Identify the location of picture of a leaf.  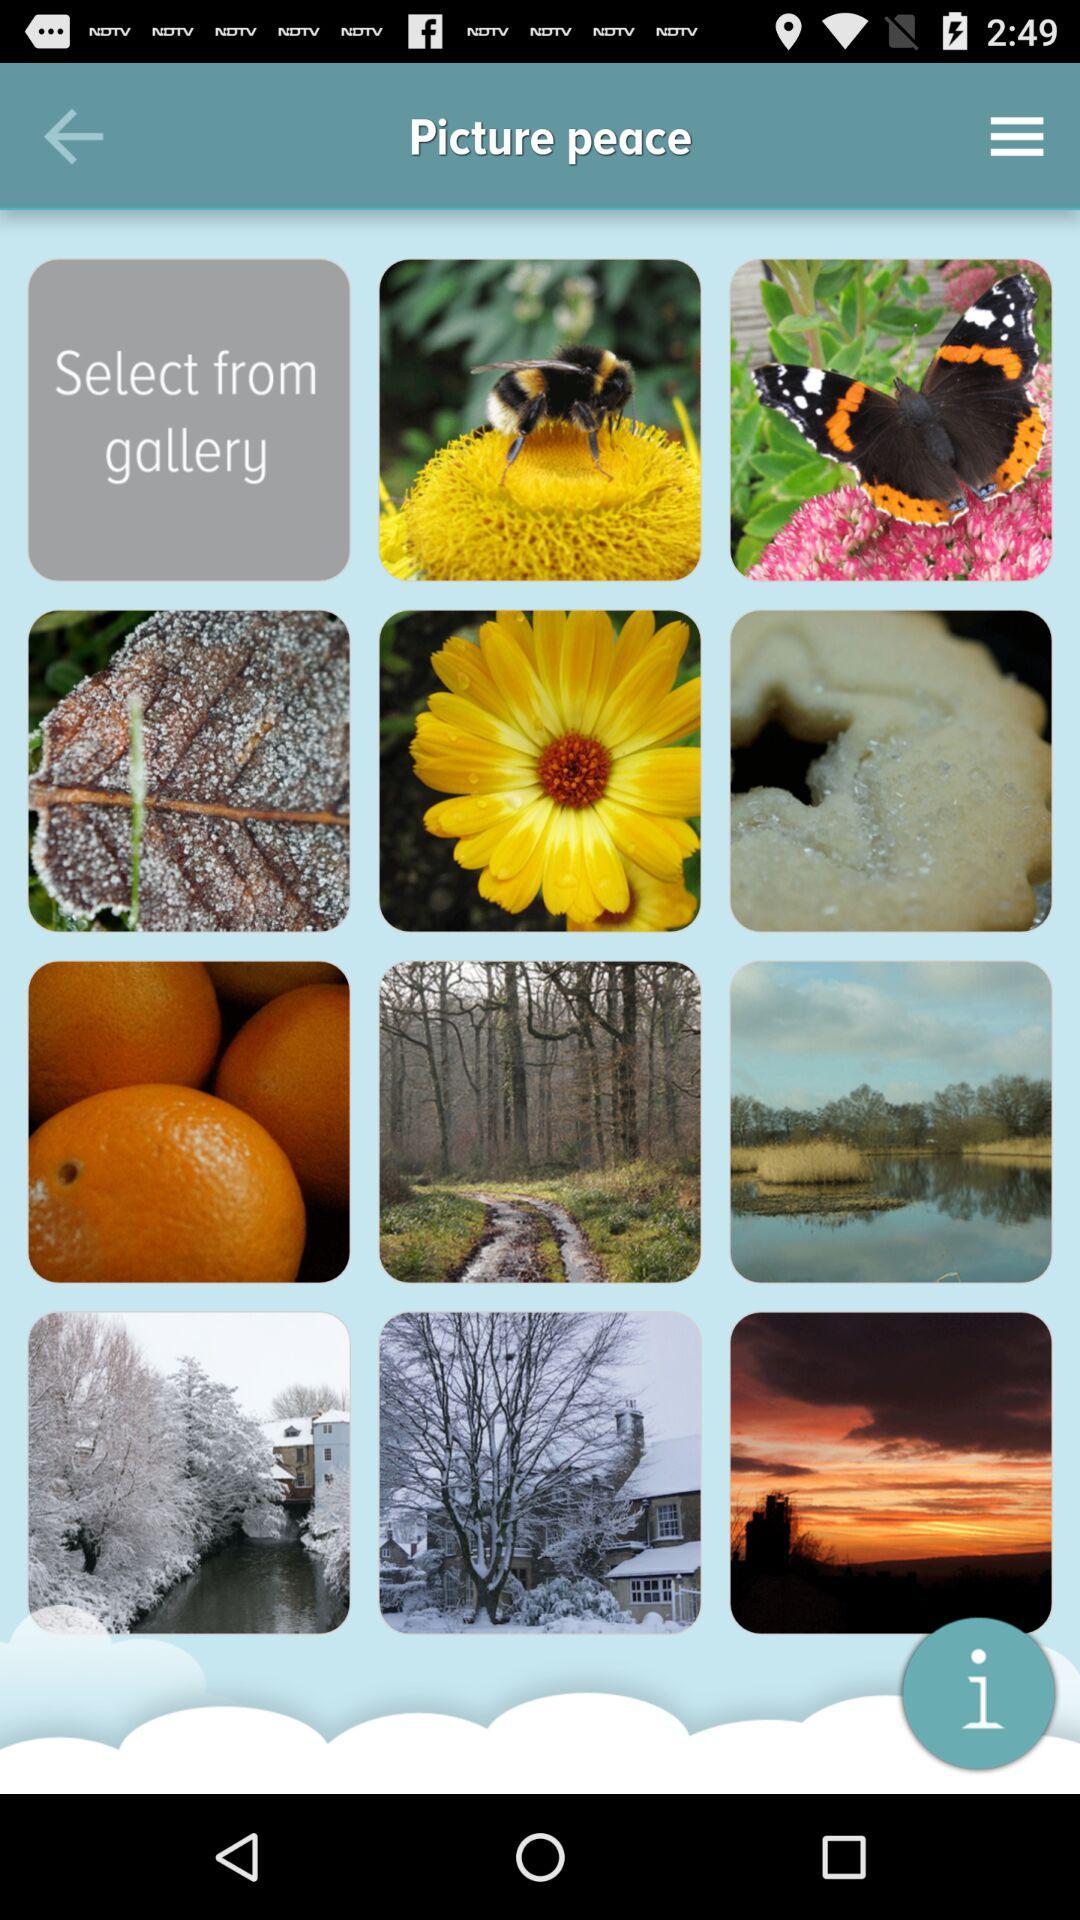
(189, 770).